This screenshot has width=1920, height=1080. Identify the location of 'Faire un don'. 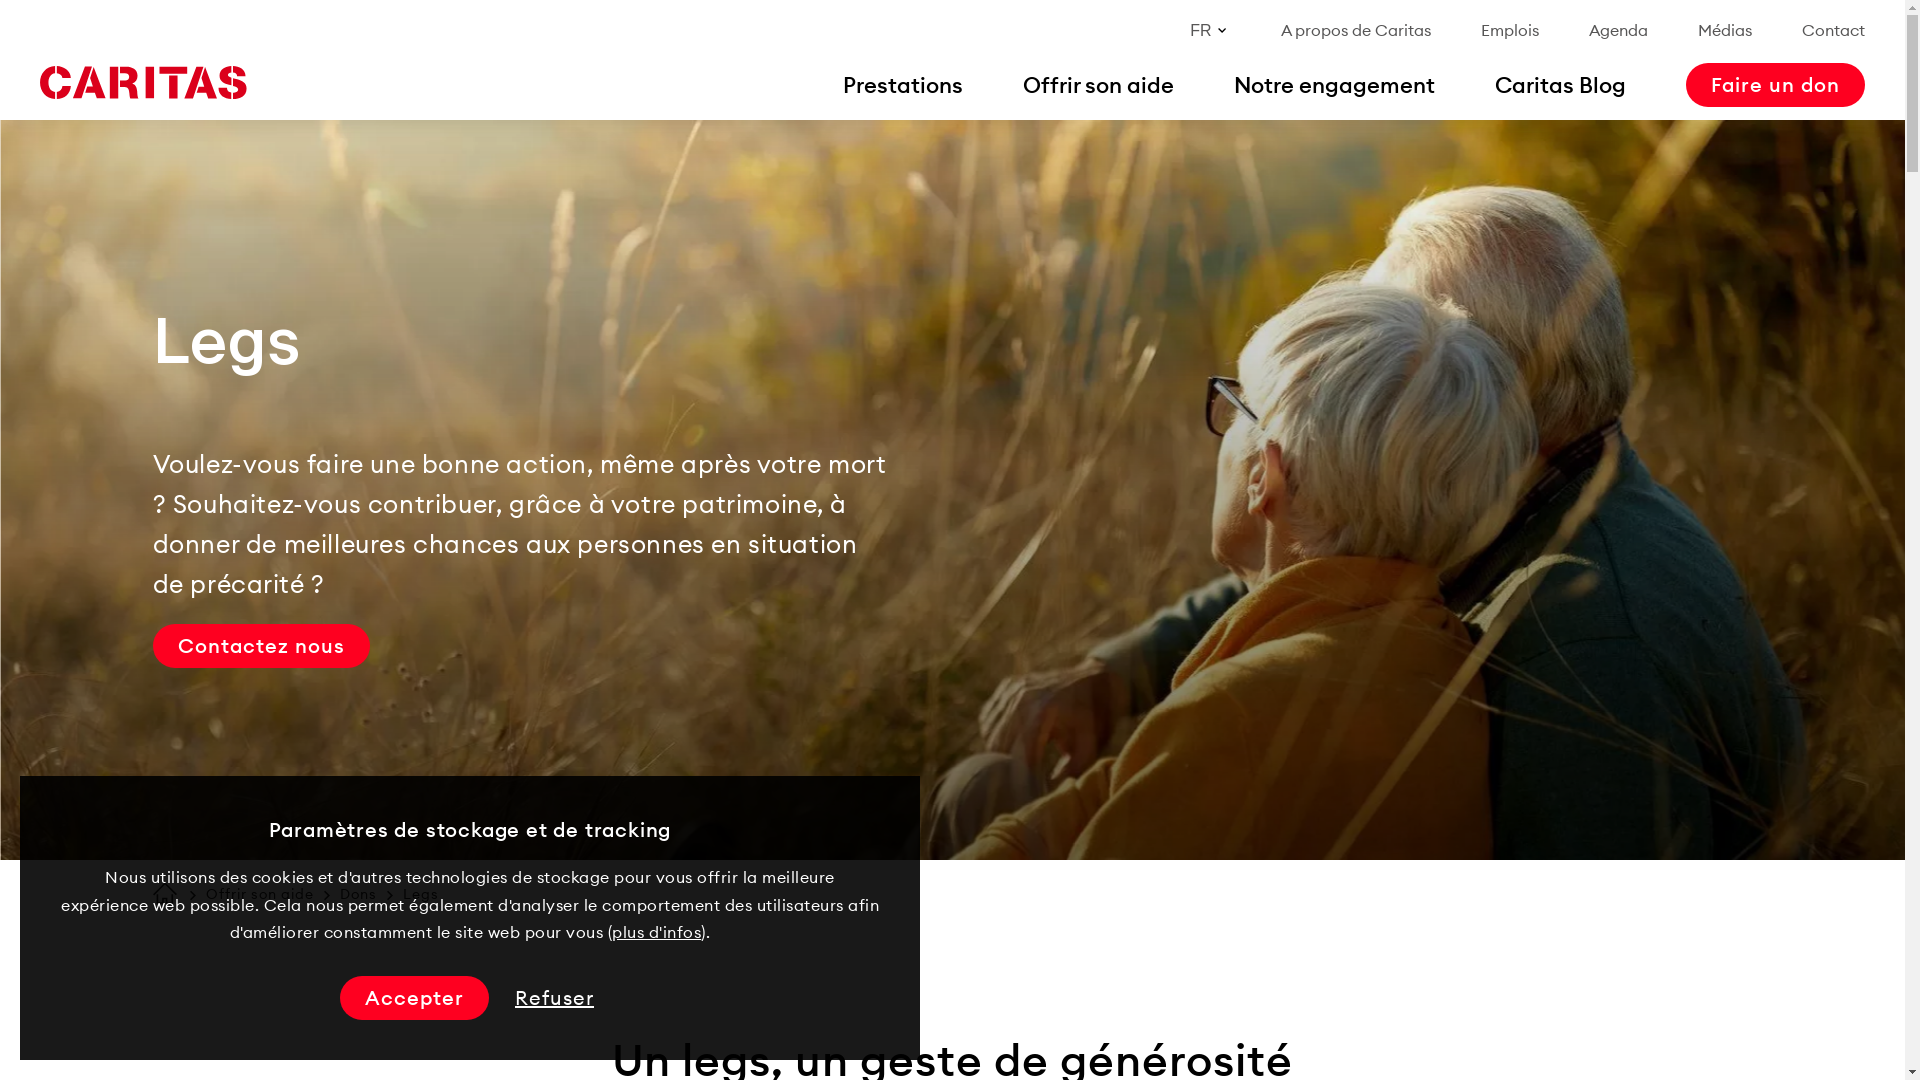
(1684, 83).